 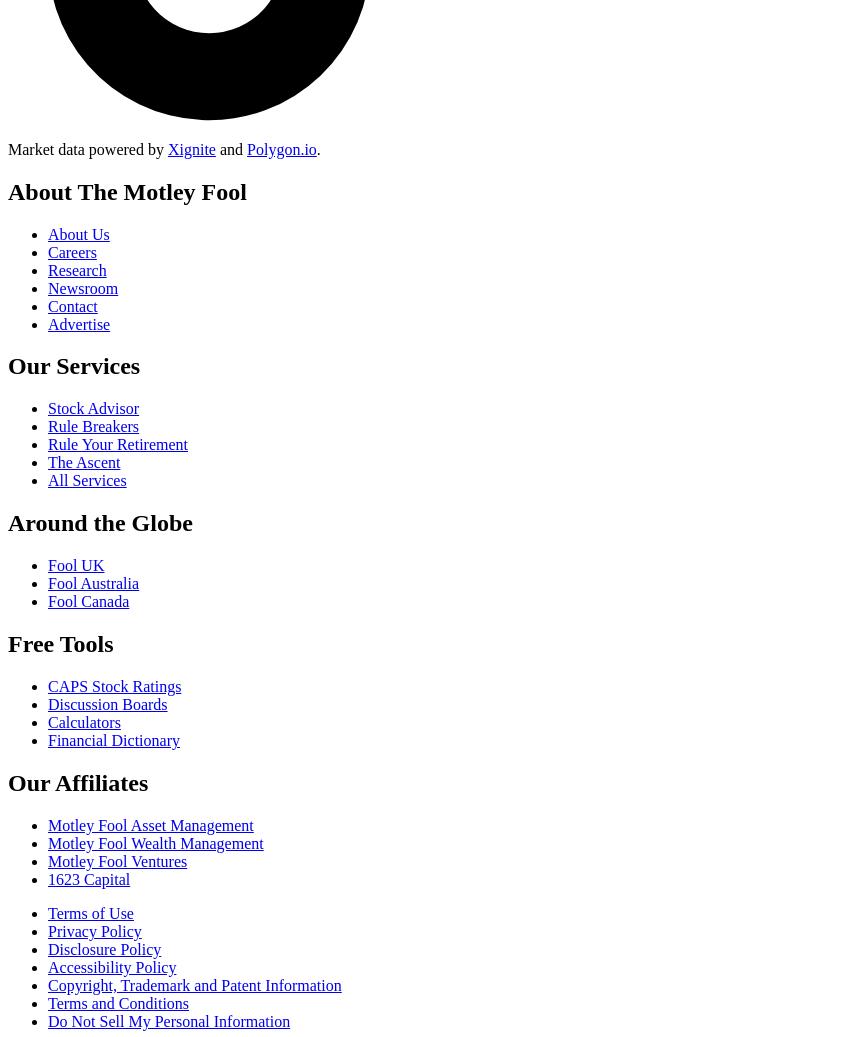 I want to click on 'Stock Advisor', so click(x=47, y=407).